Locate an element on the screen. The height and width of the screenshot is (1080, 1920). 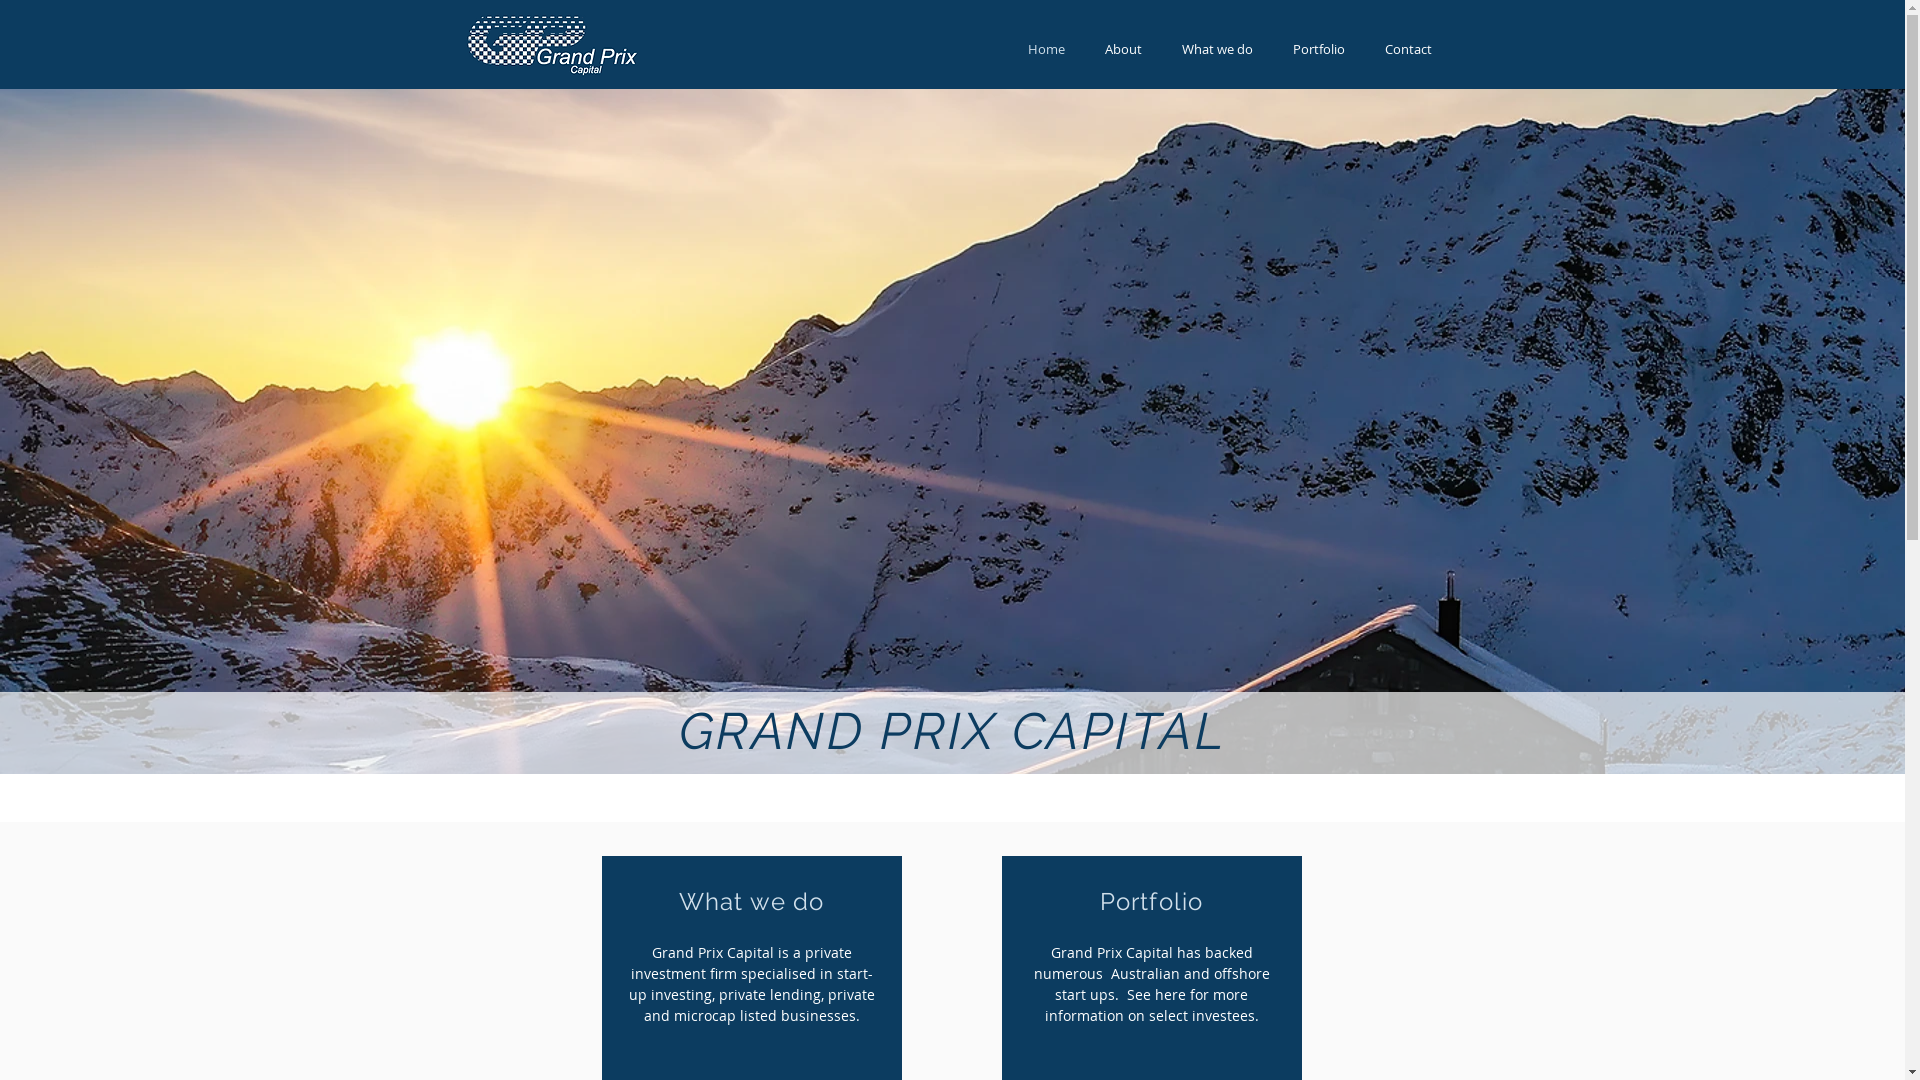
'About' is located at coordinates (1083, 48).